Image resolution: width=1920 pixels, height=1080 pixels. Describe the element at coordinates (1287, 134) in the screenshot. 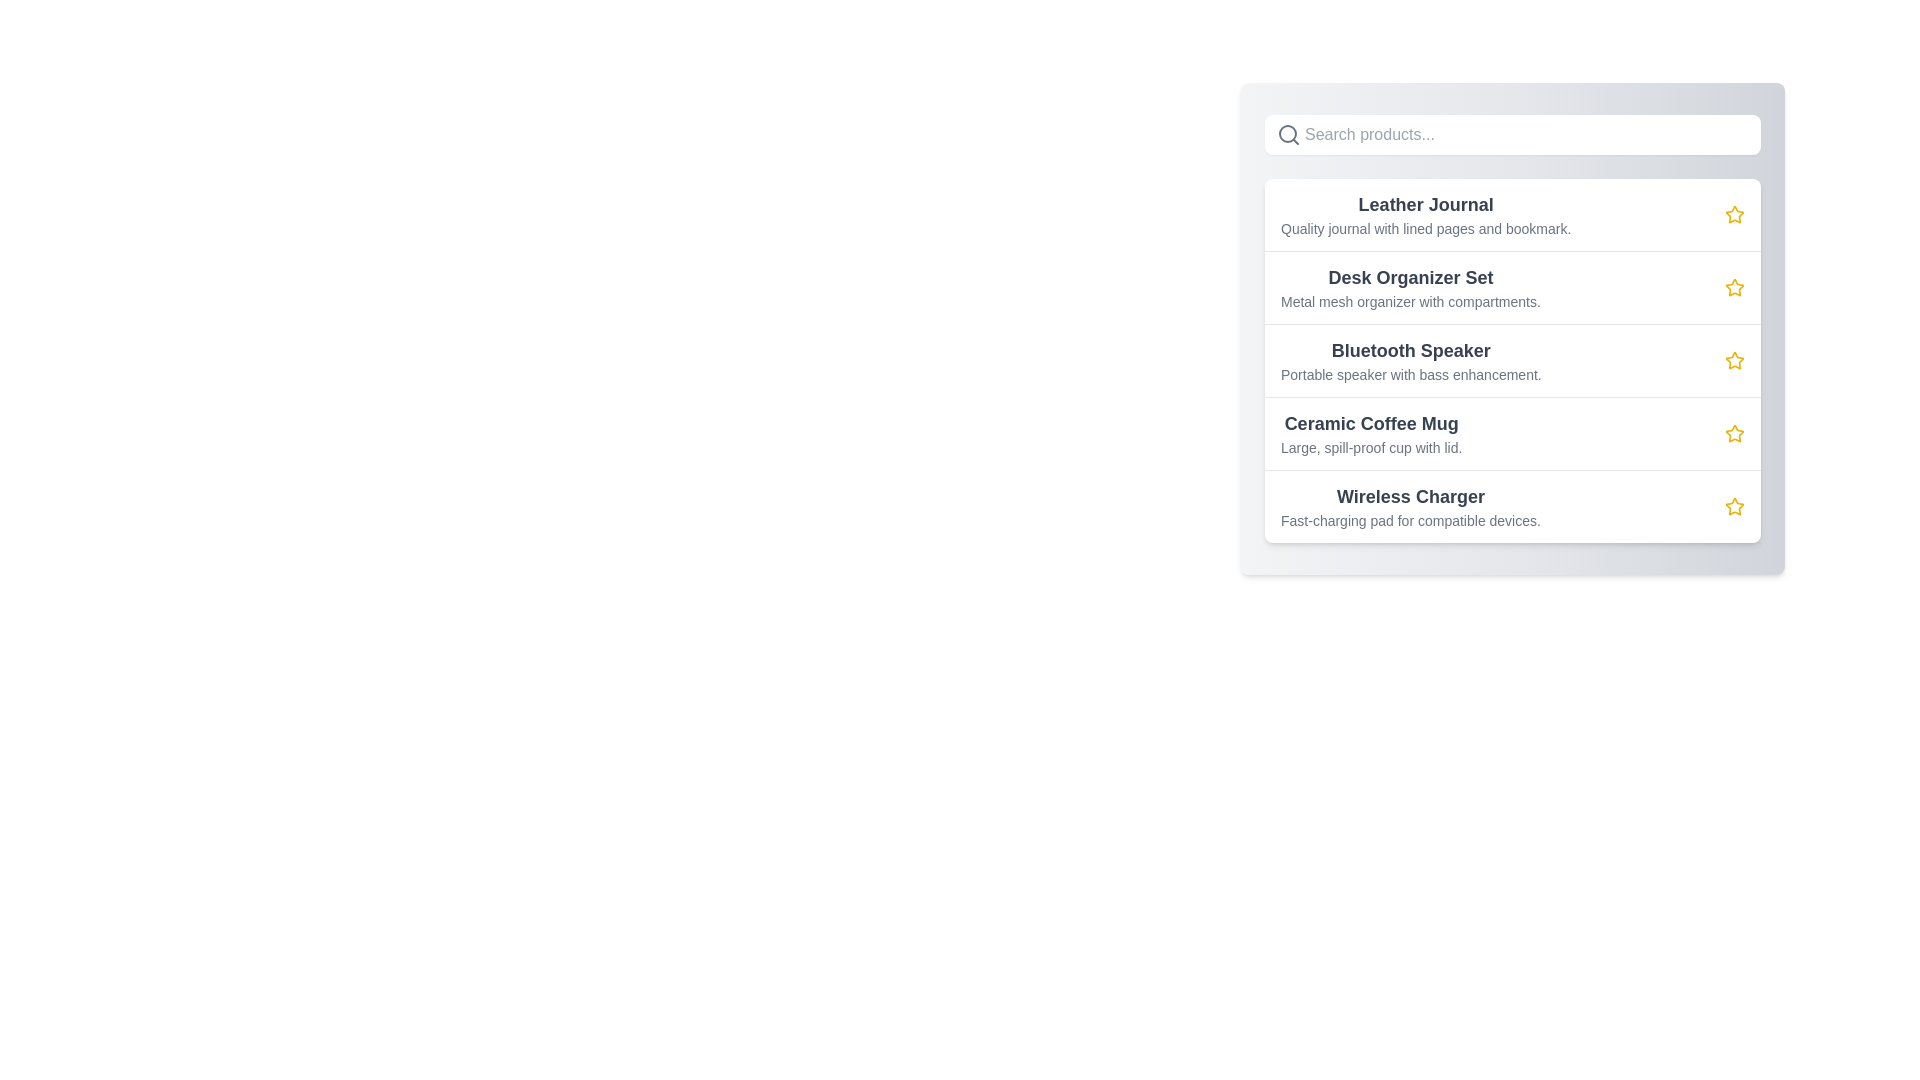

I see `SVG Circle element that is part of the magnifying glass icon located inside the search input field at the top-left corner of the interface` at that location.